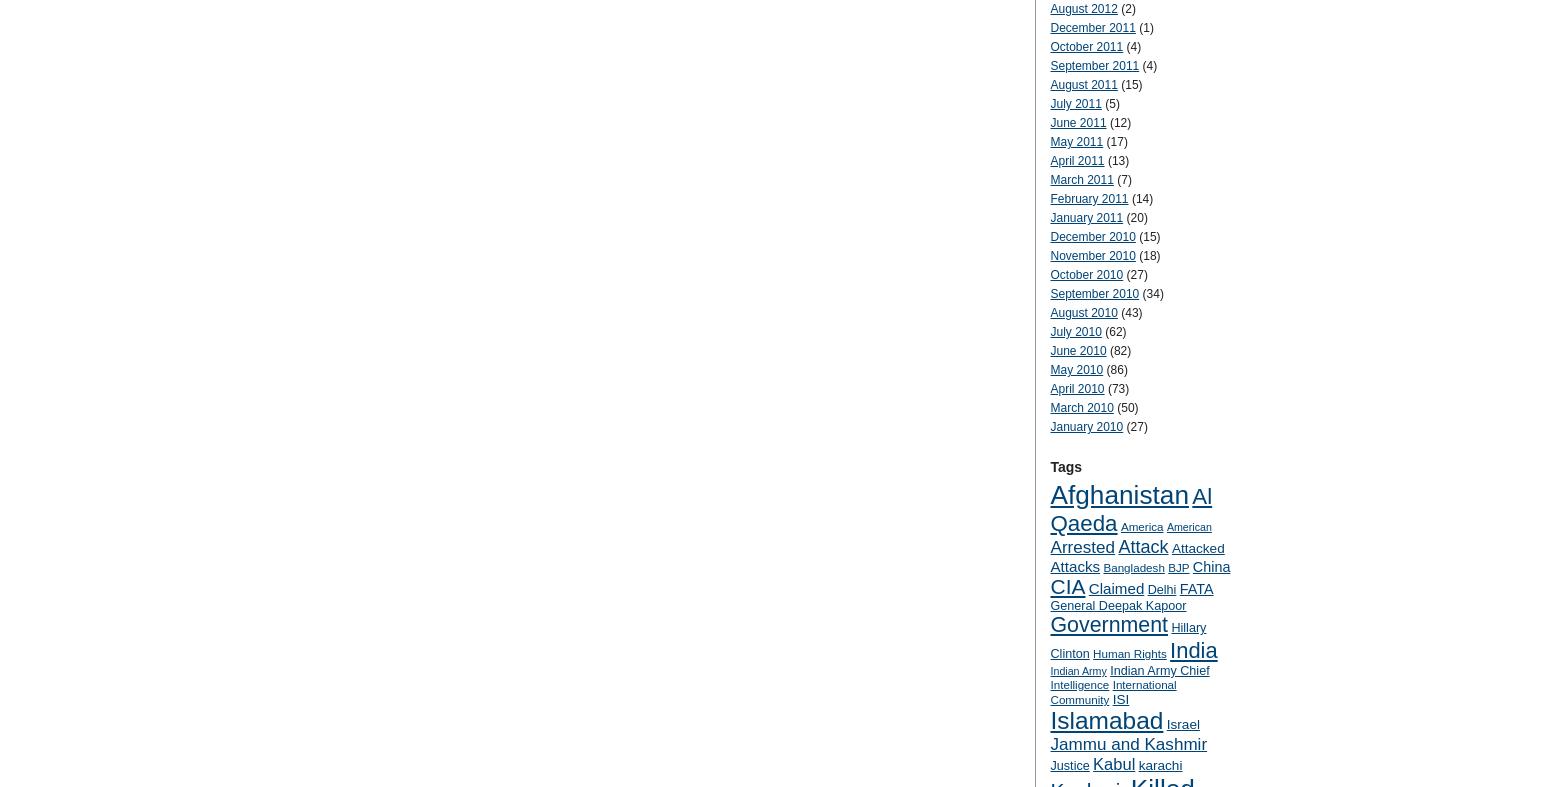  I want to click on '(18)', so click(1146, 256).